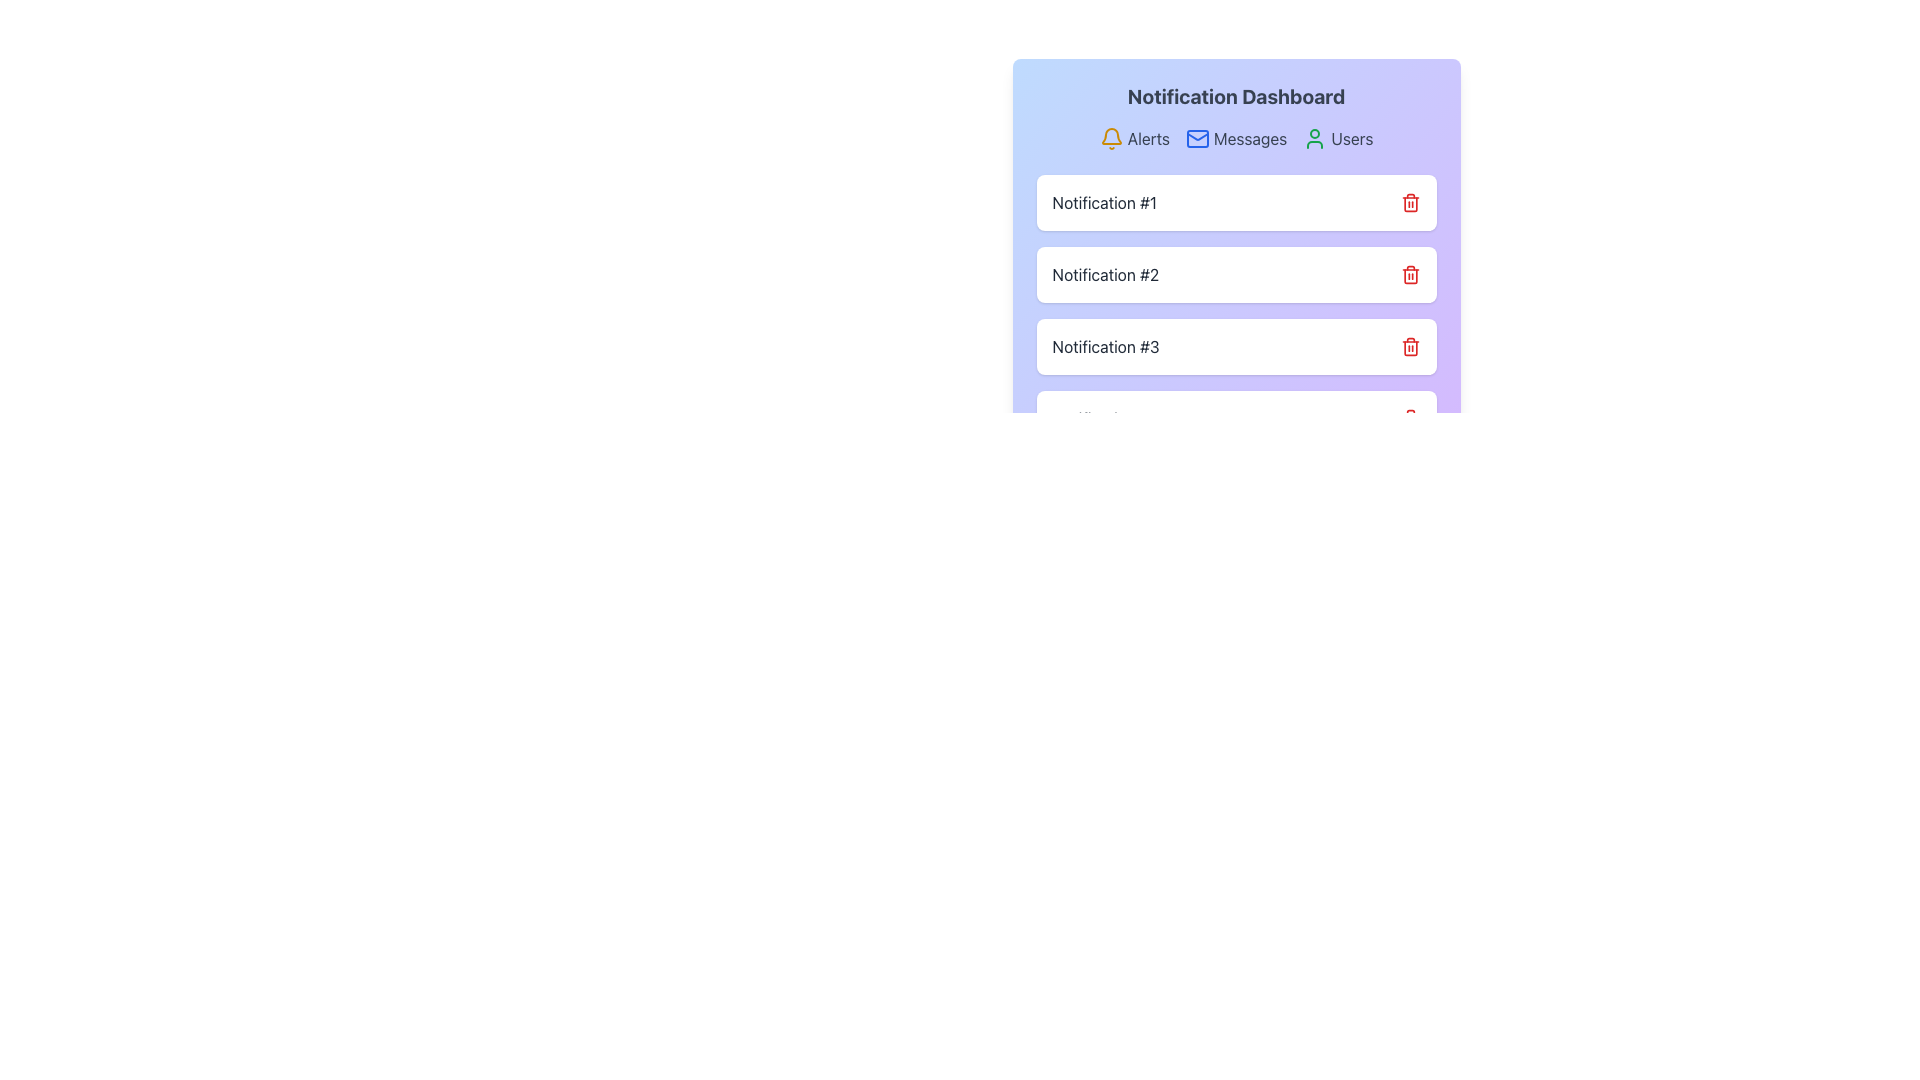 The height and width of the screenshot is (1080, 1920). What do you see at coordinates (1198, 137) in the screenshot?
I see `the blue-colored envelope-shaped icon located in the horizontal menu bar, positioned between the yellow bell icon labeled 'Alerts' and the user icon labeled 'Users'` at bounding box center [1198, 137].